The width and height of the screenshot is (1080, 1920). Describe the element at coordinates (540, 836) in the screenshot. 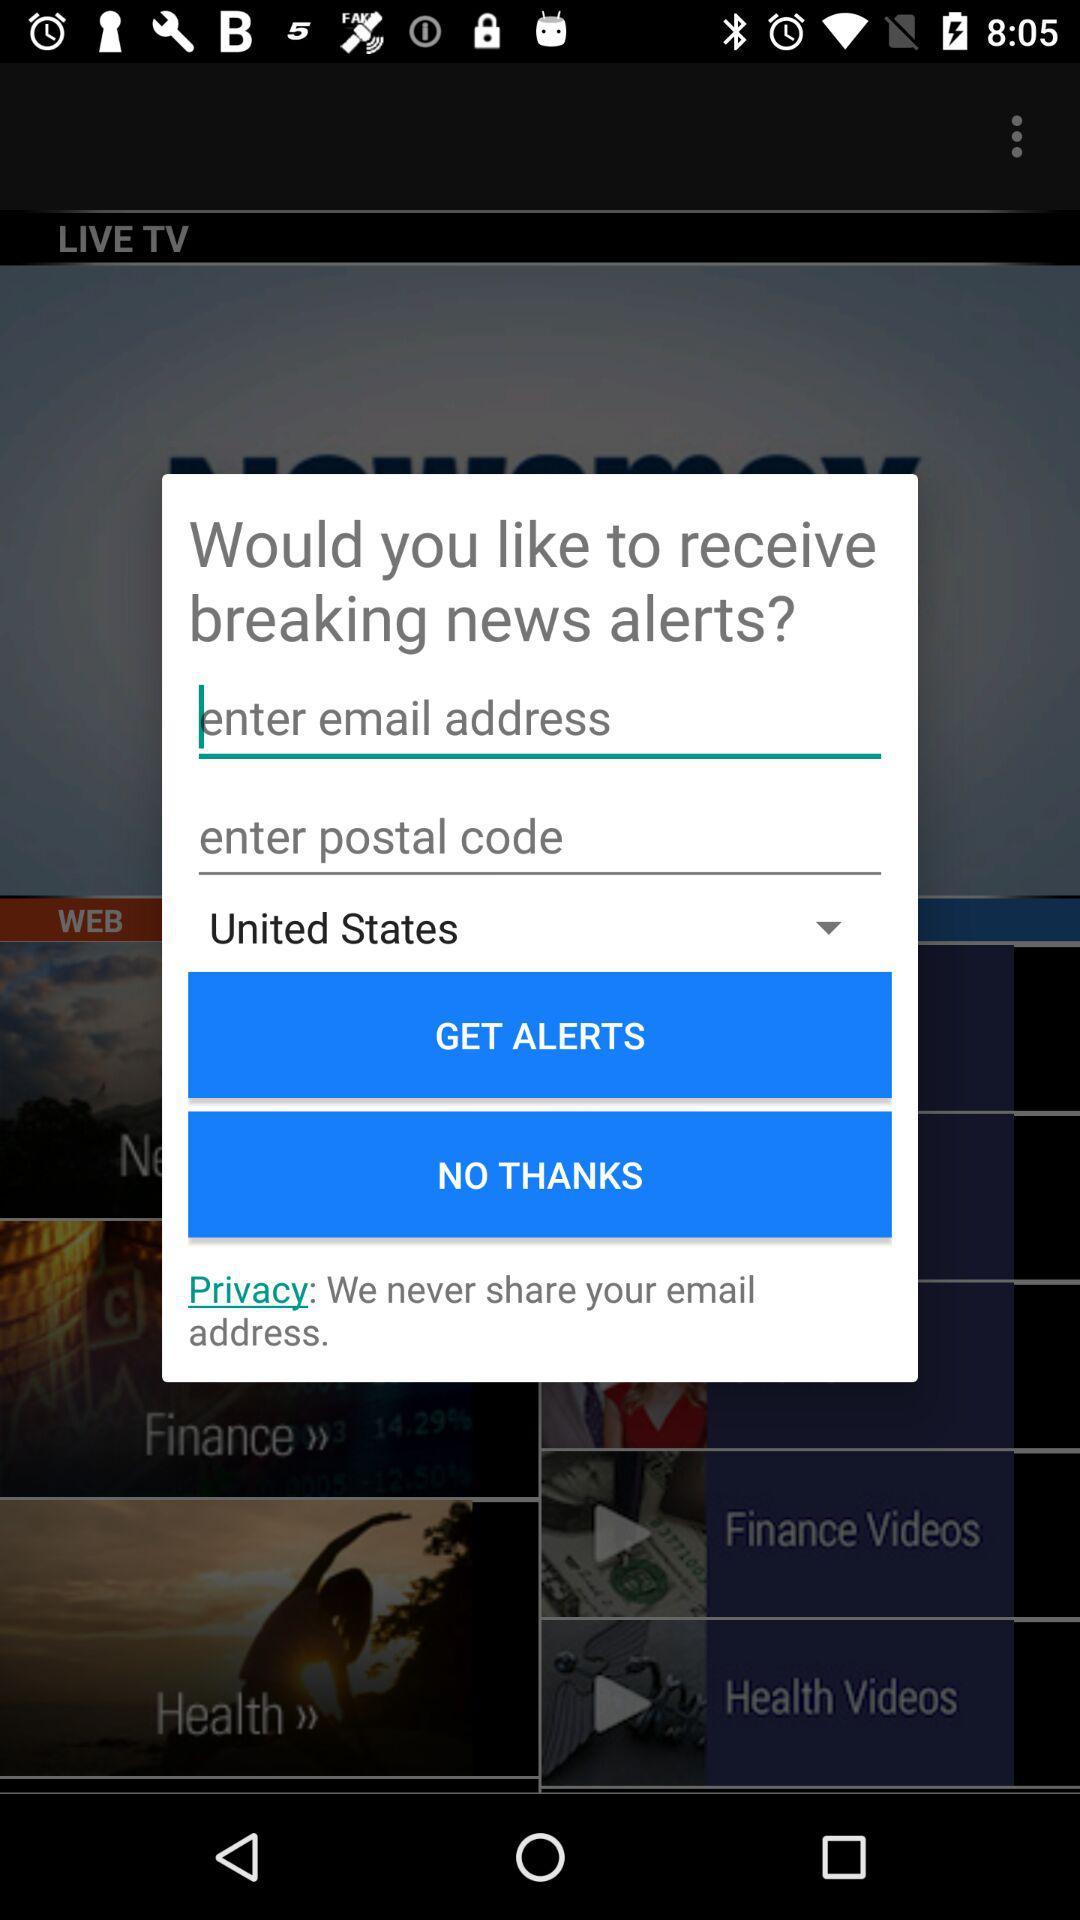

I see `postal code` at that location.